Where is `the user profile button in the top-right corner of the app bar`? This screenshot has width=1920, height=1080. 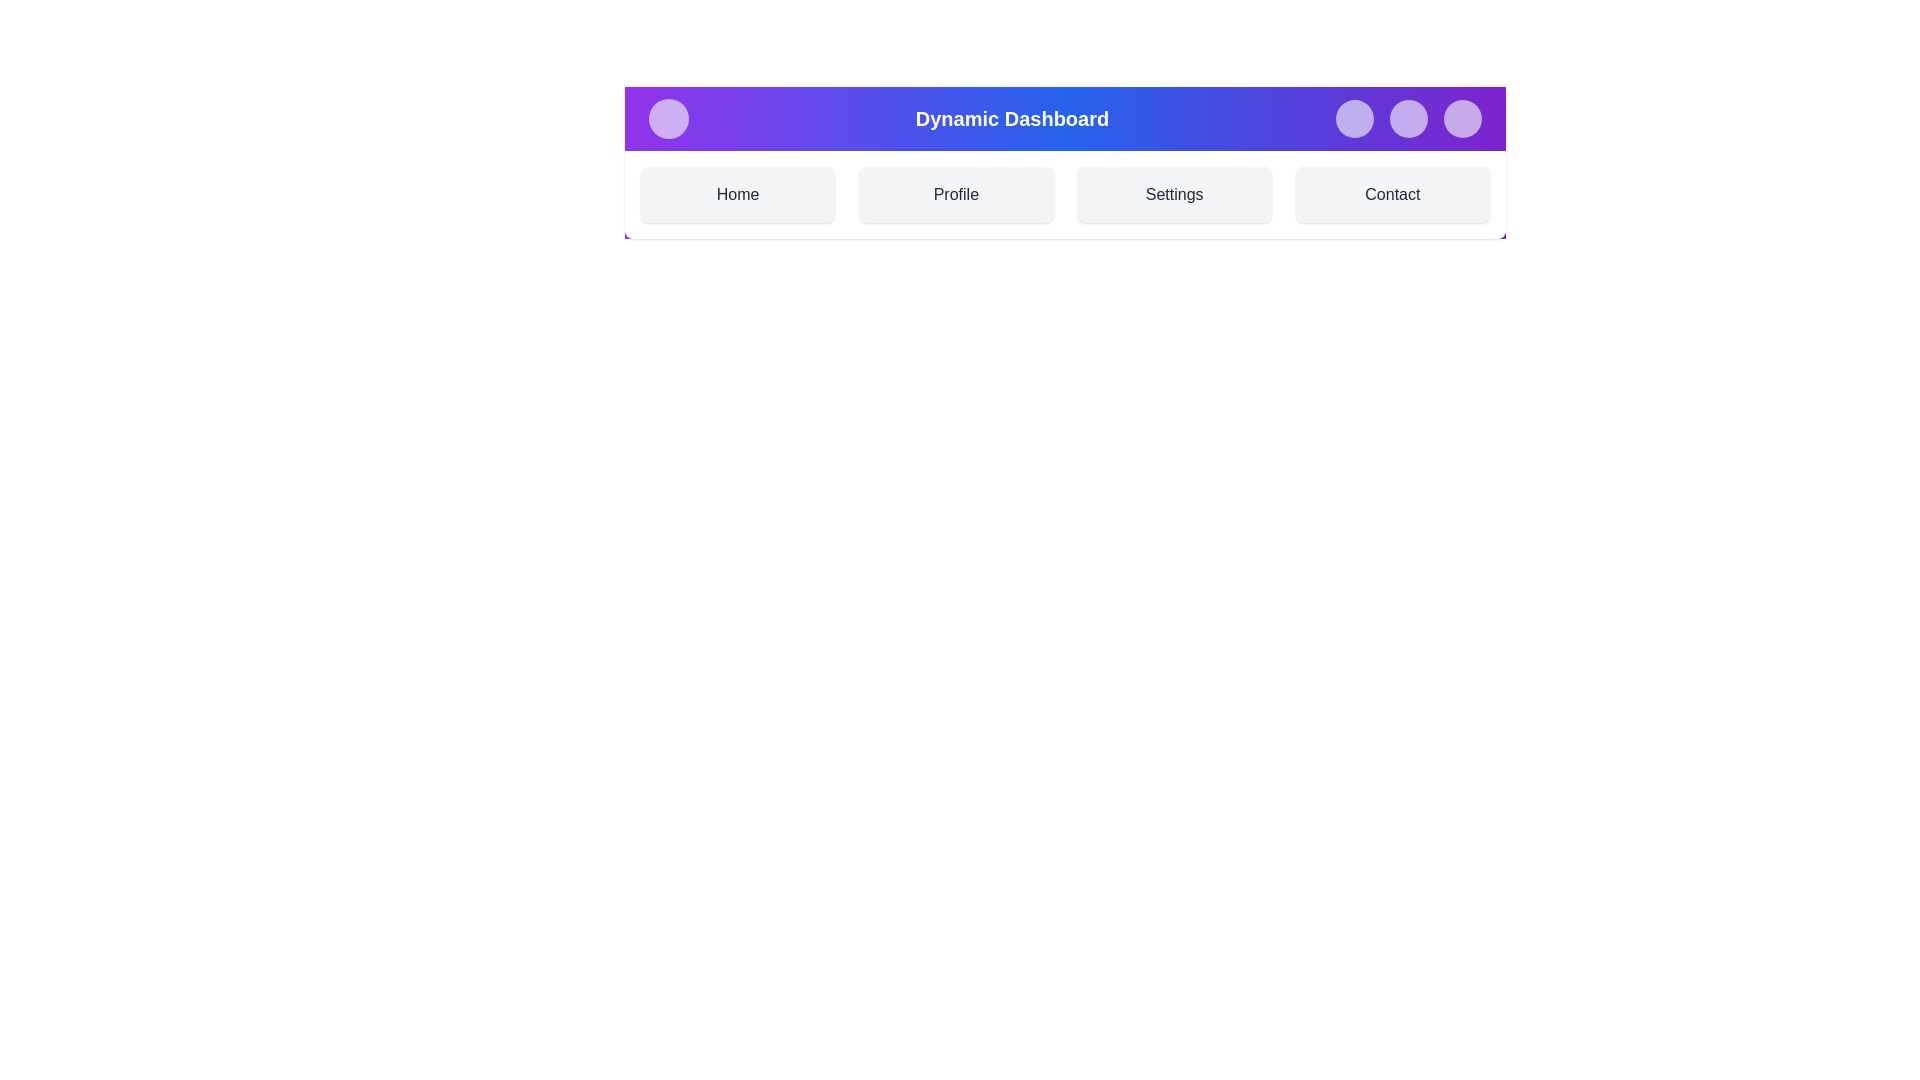 the user profile button in the top-right corner of the app bar is located at coordinates (1463, 119).